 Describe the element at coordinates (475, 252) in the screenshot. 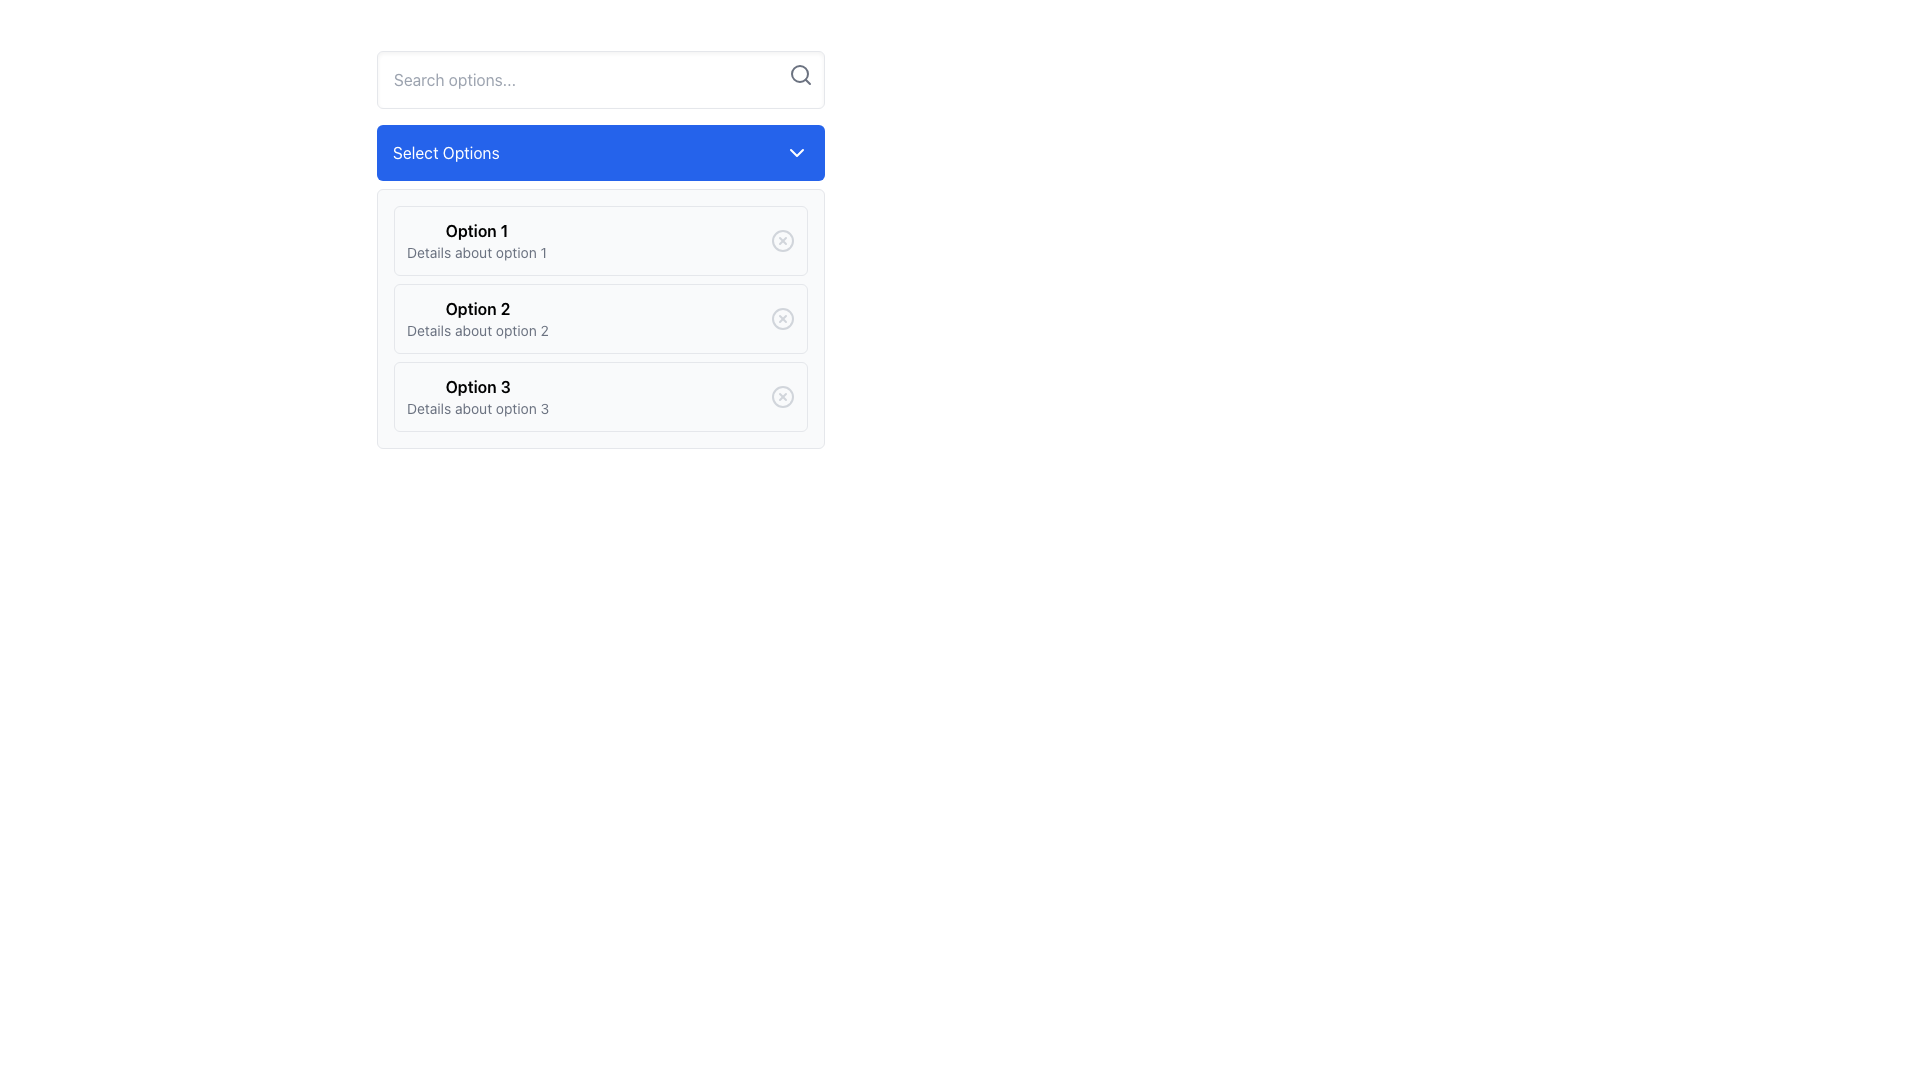

I see `the static text label that provides additional descriptive information about 'Option 1', located directly under the first listed option in the dropdown list` at that location.